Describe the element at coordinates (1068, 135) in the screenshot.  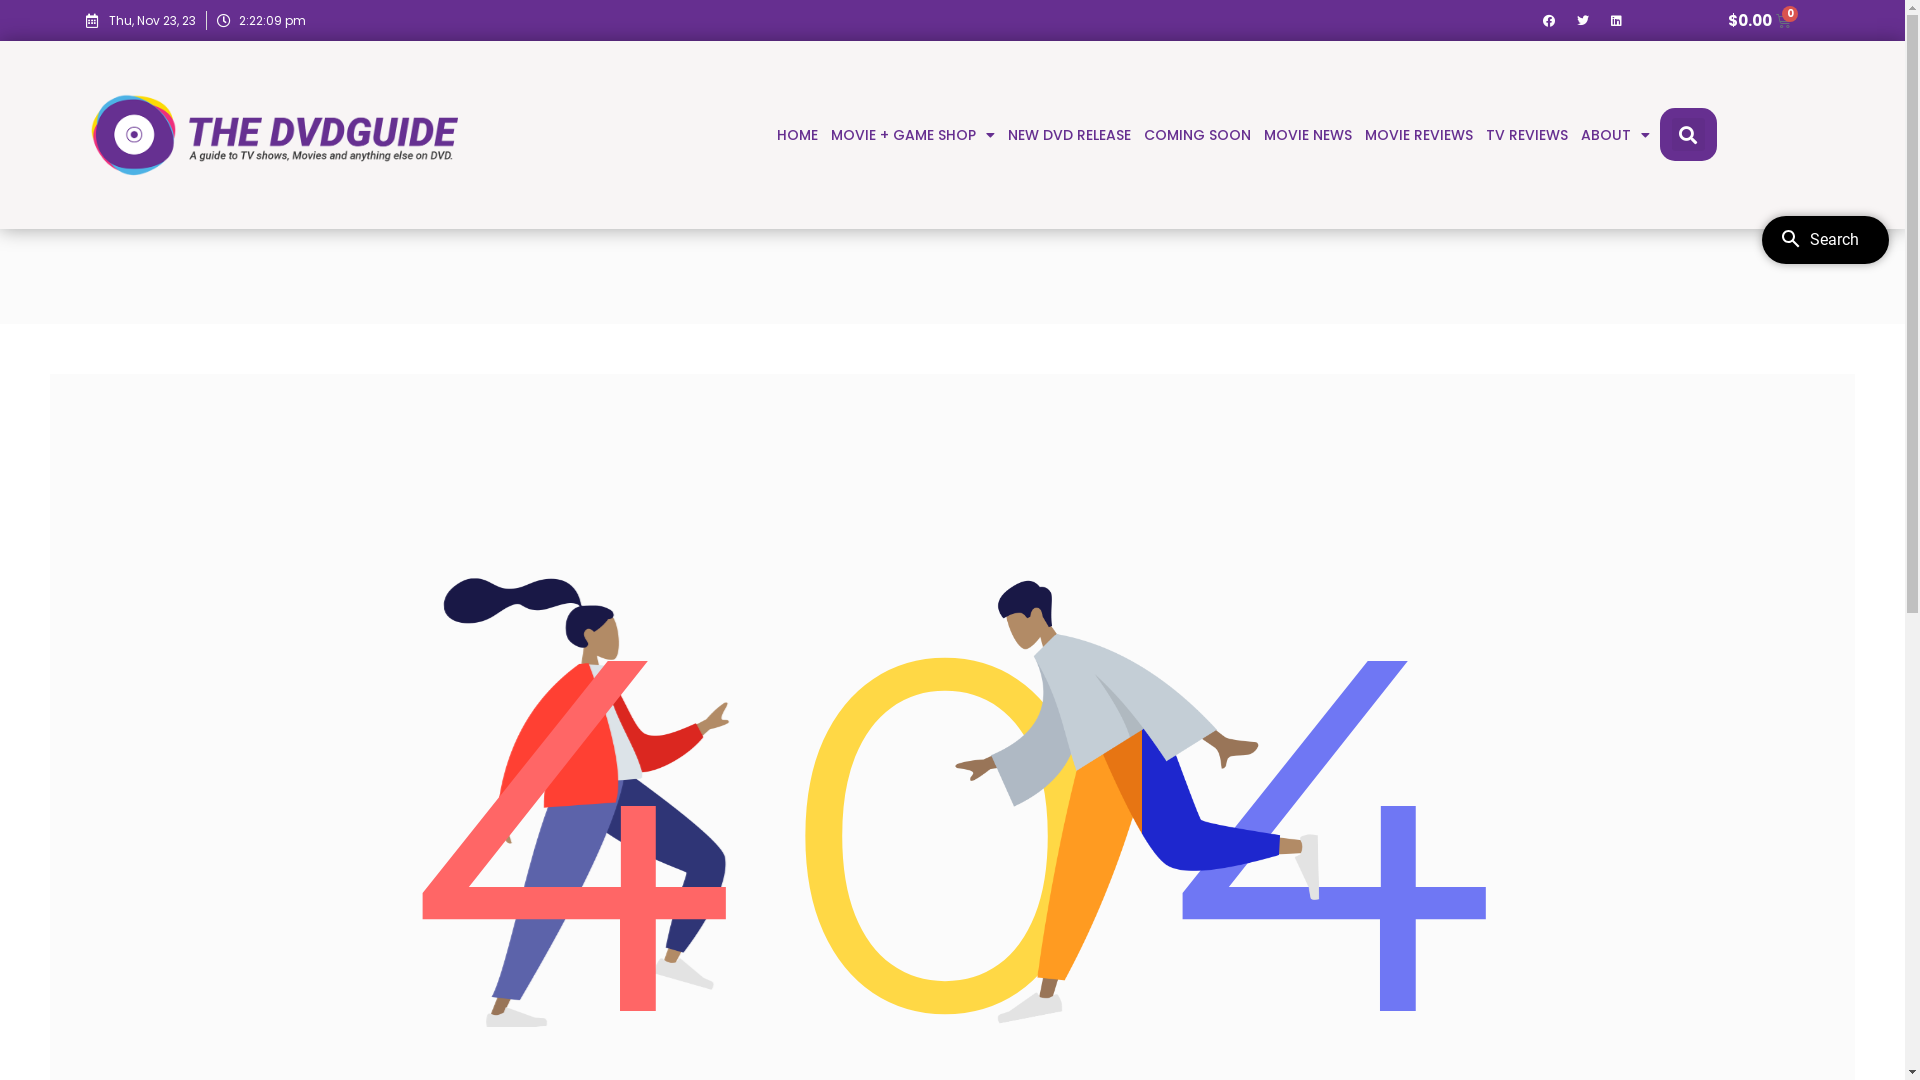
I see `'NEW DVD RELEASE'` at that location.